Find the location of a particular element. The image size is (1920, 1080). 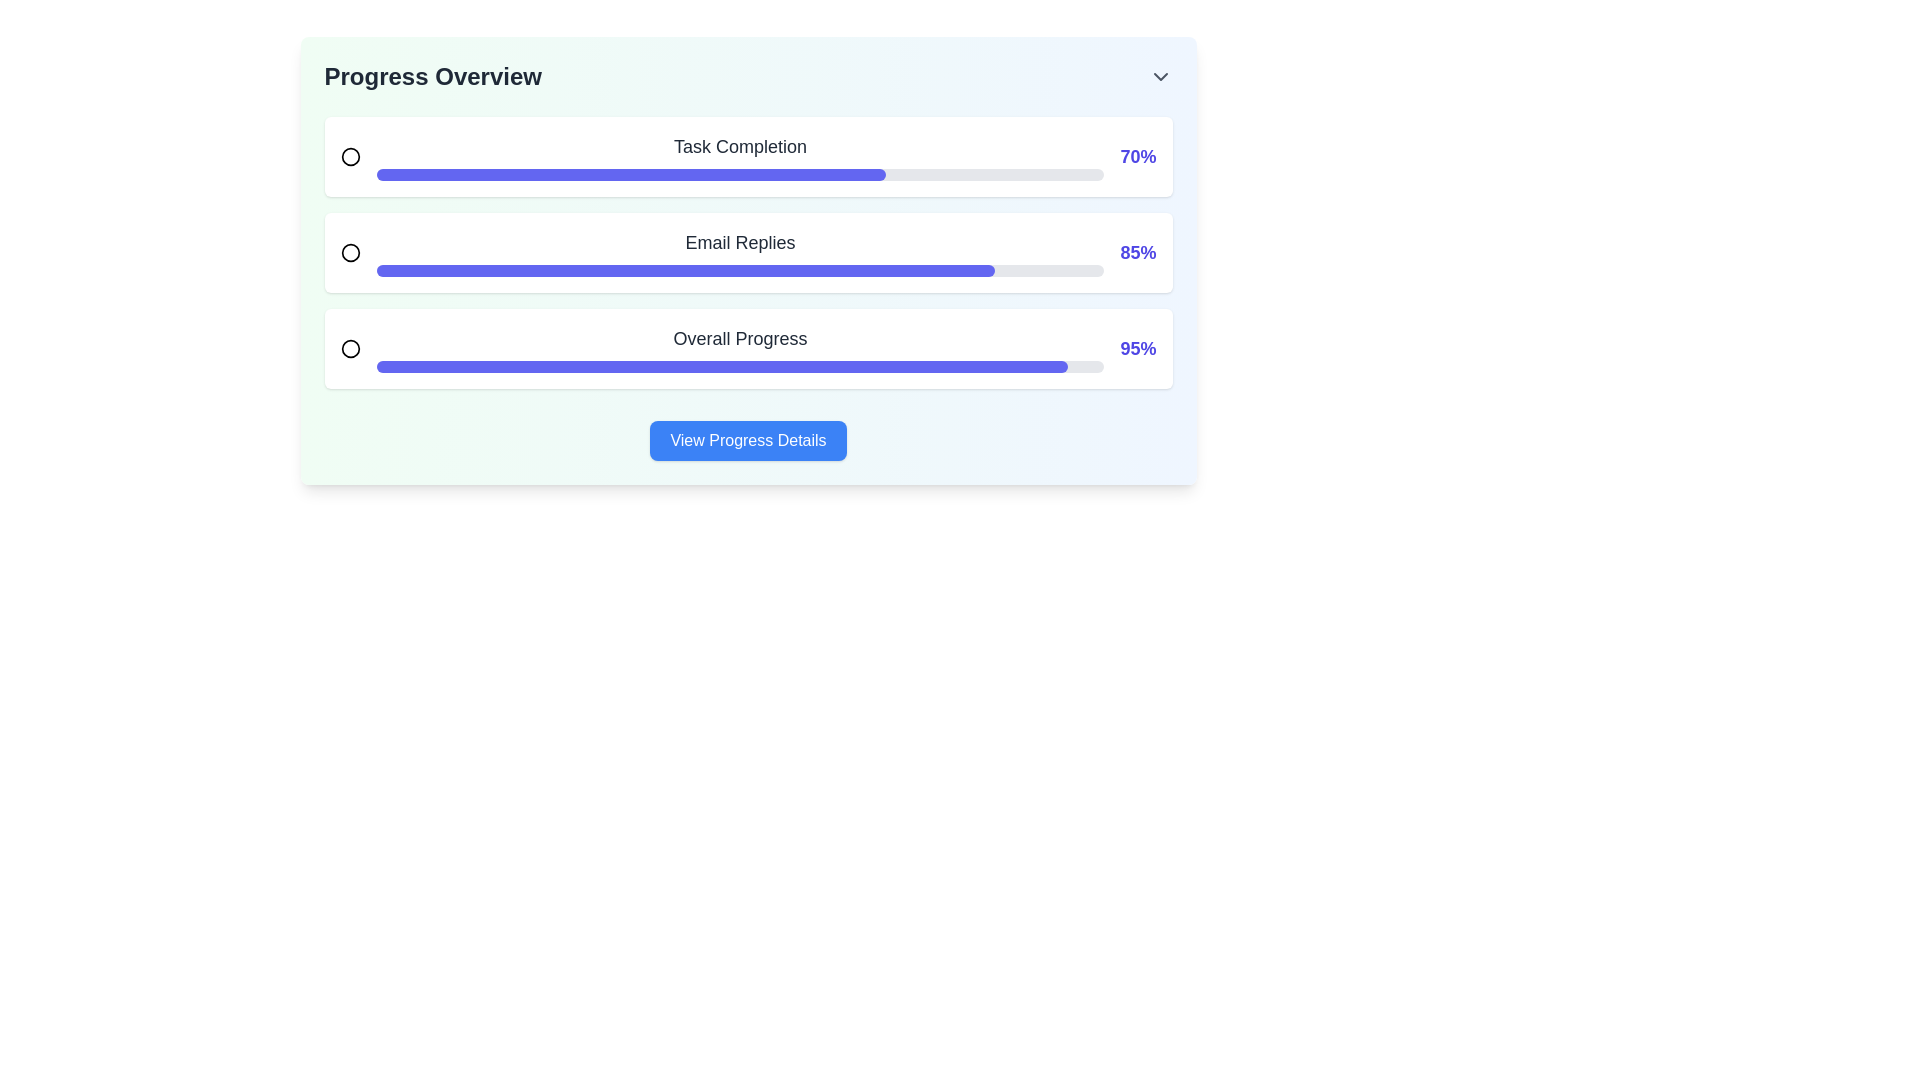

the progress bar labeled 'Overall Progress' which displays '95%' on the right and is the third item in the list of progress indicators is located at coordinates (747, 347).